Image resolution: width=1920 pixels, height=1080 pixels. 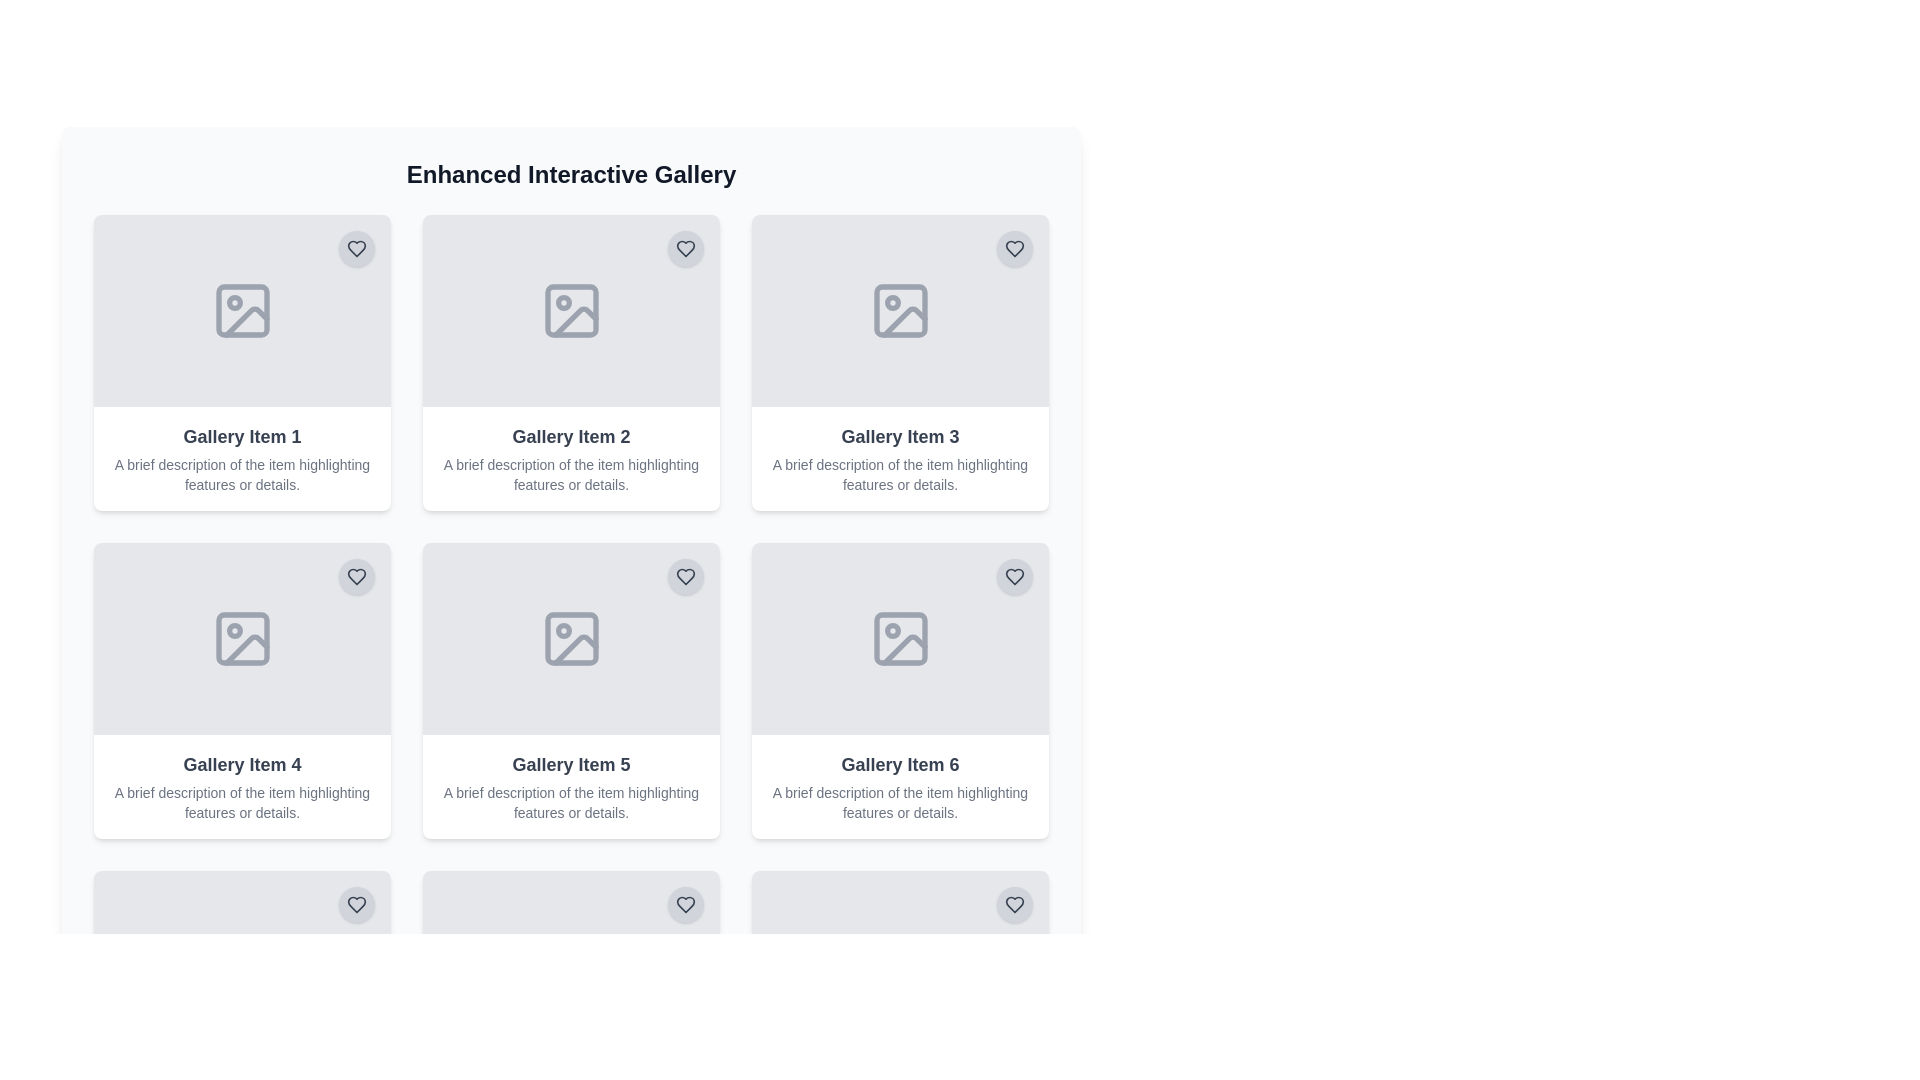 What do you see at coordinates (899, 474) in the screenshot?
I see `the descriptive text block located immediately below 'Gallery Item 3' in the third grid card of the second row in the gallery layout` at bounding box center [899, 474].